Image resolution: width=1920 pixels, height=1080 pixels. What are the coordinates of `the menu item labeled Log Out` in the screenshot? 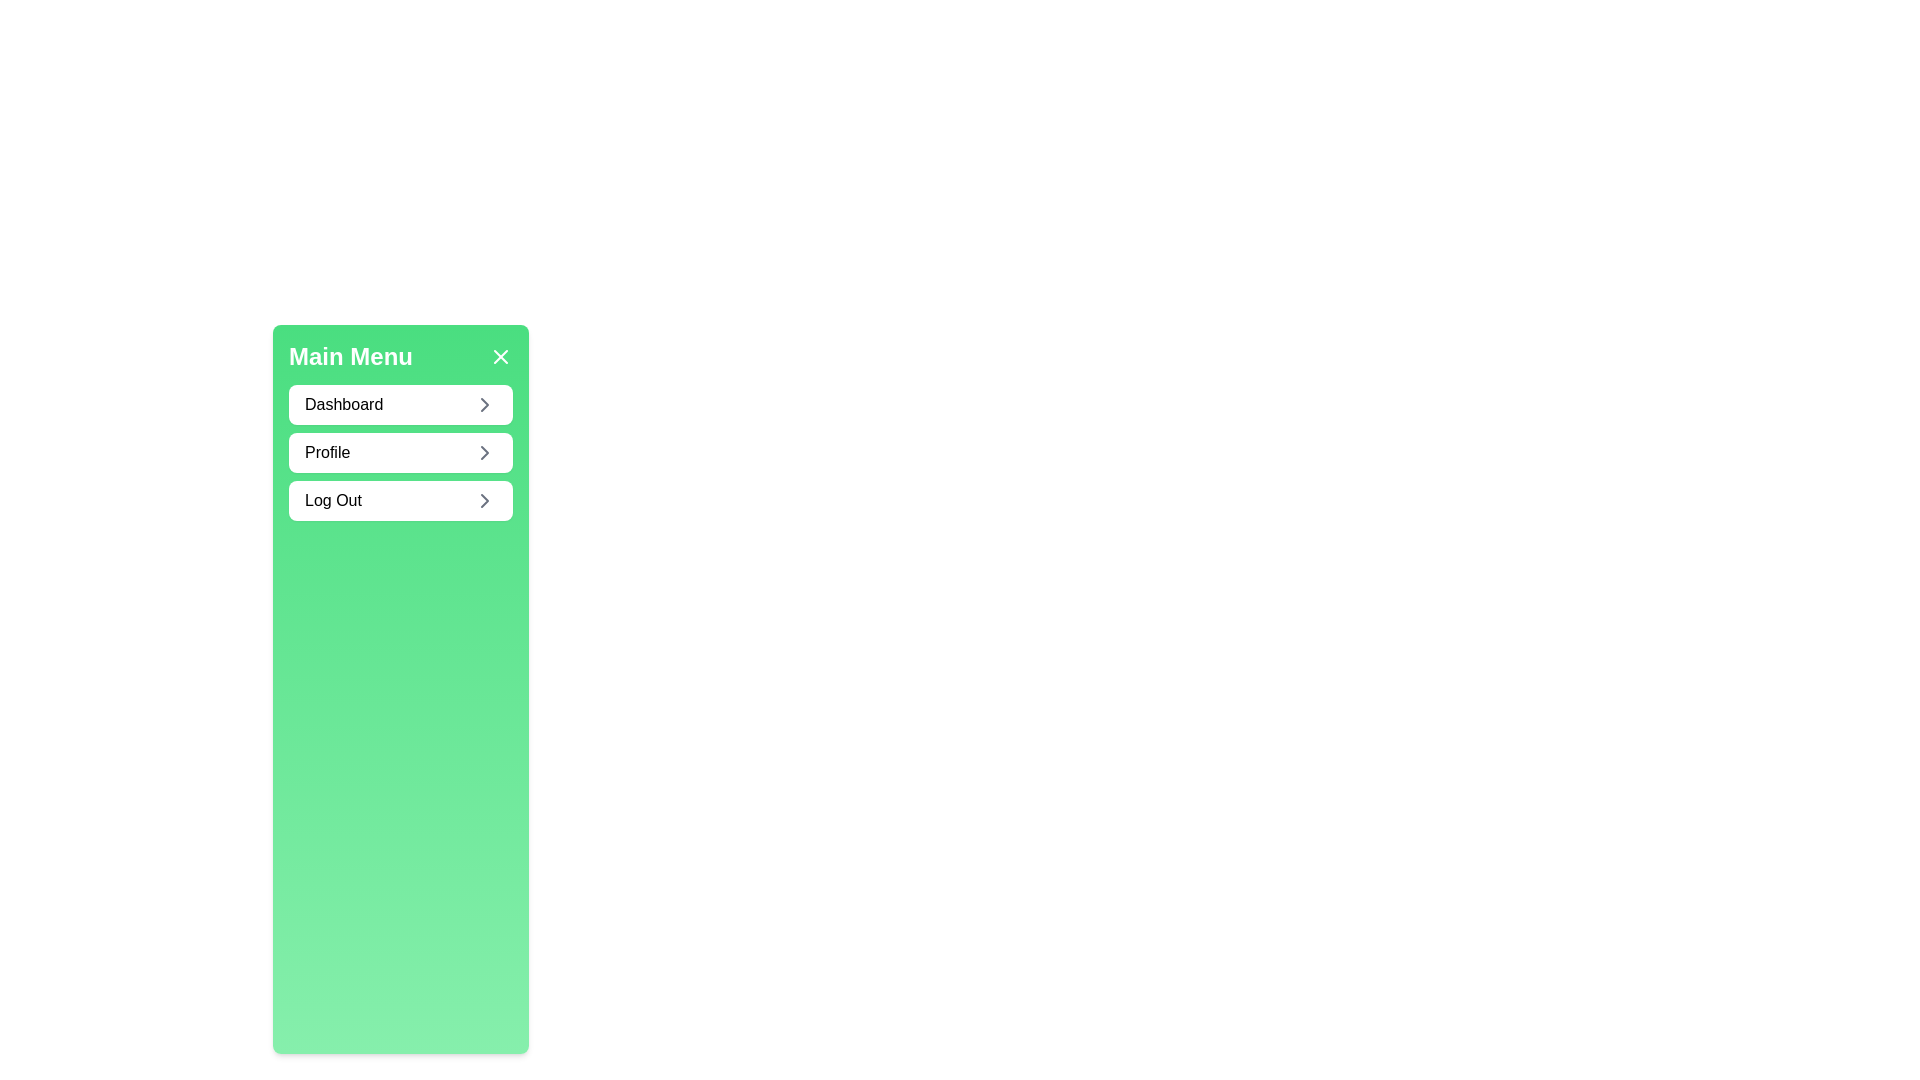 It's located at (400, 500).